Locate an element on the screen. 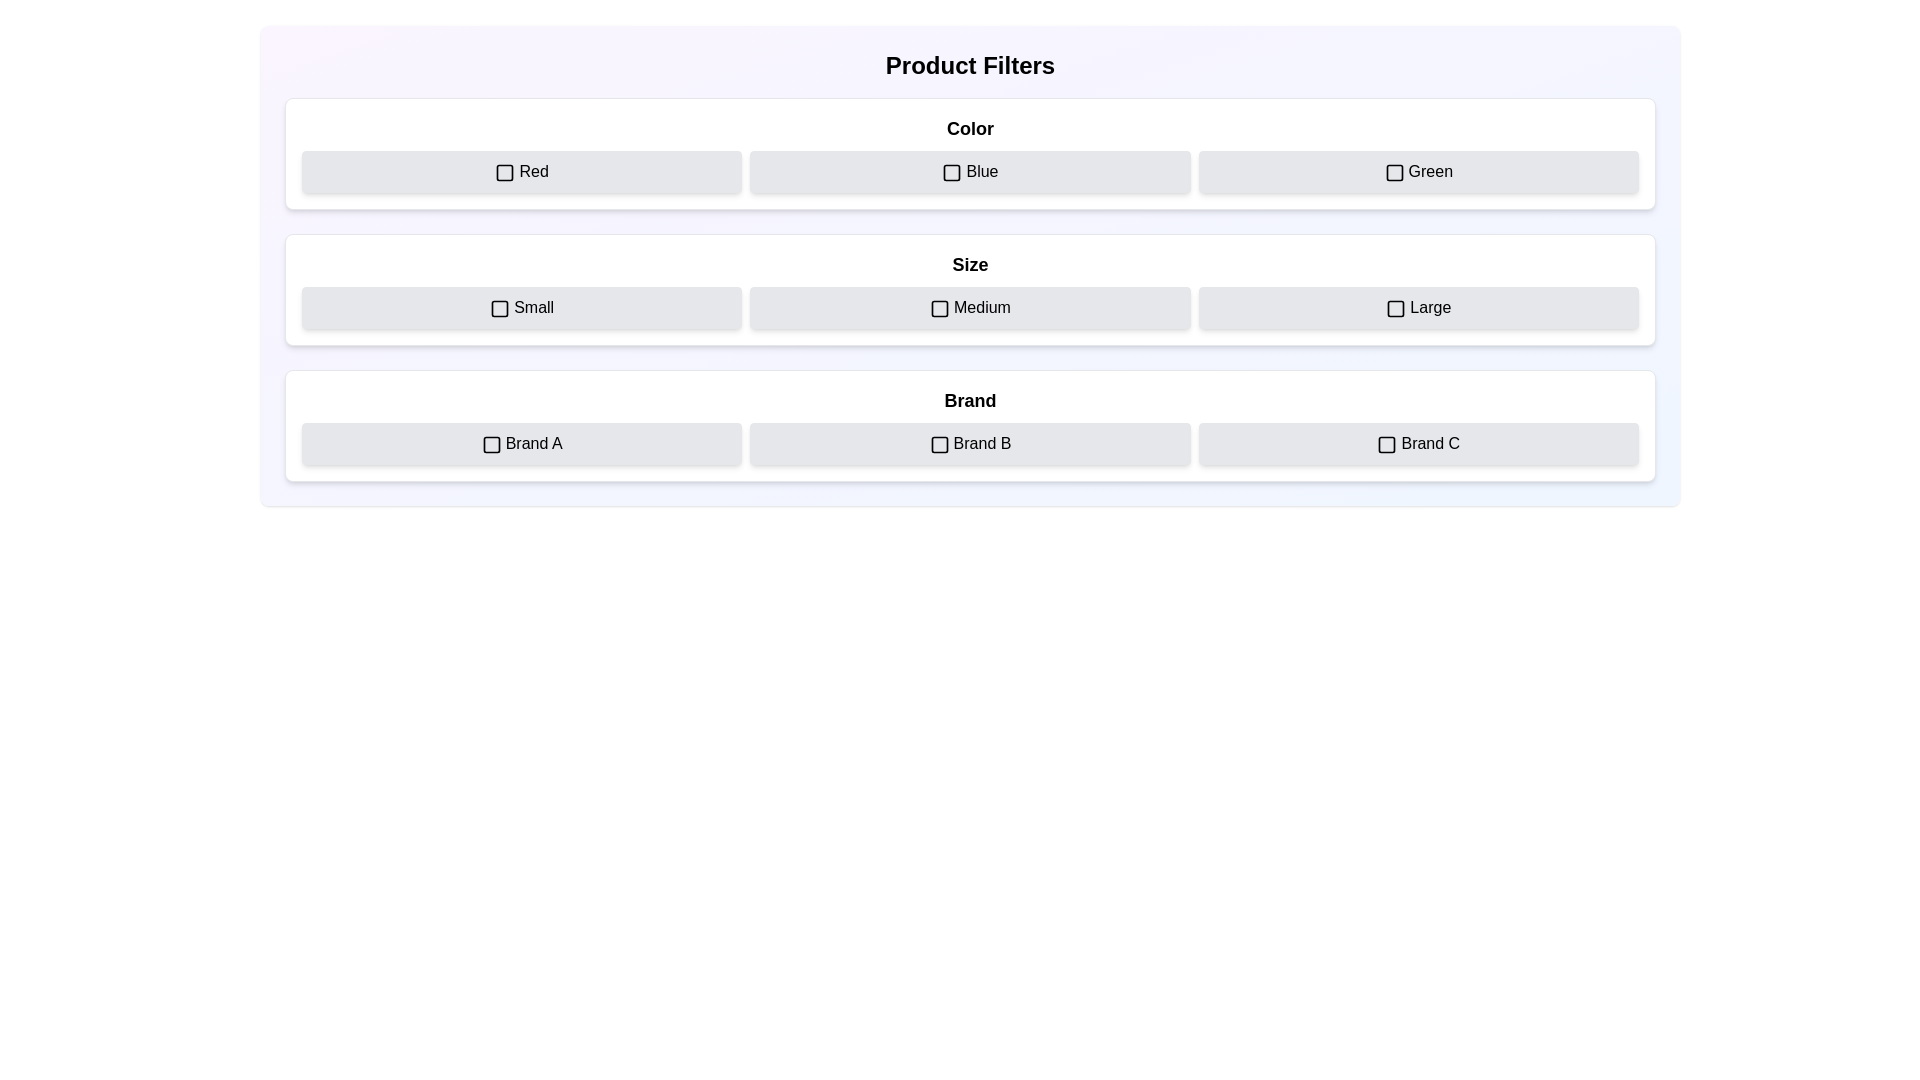 This screenshot has height=1080, width=1920. the 'Brand B' button, which is the second button in a row of three in the 'Brand' section is located at coordinates (970, 442).